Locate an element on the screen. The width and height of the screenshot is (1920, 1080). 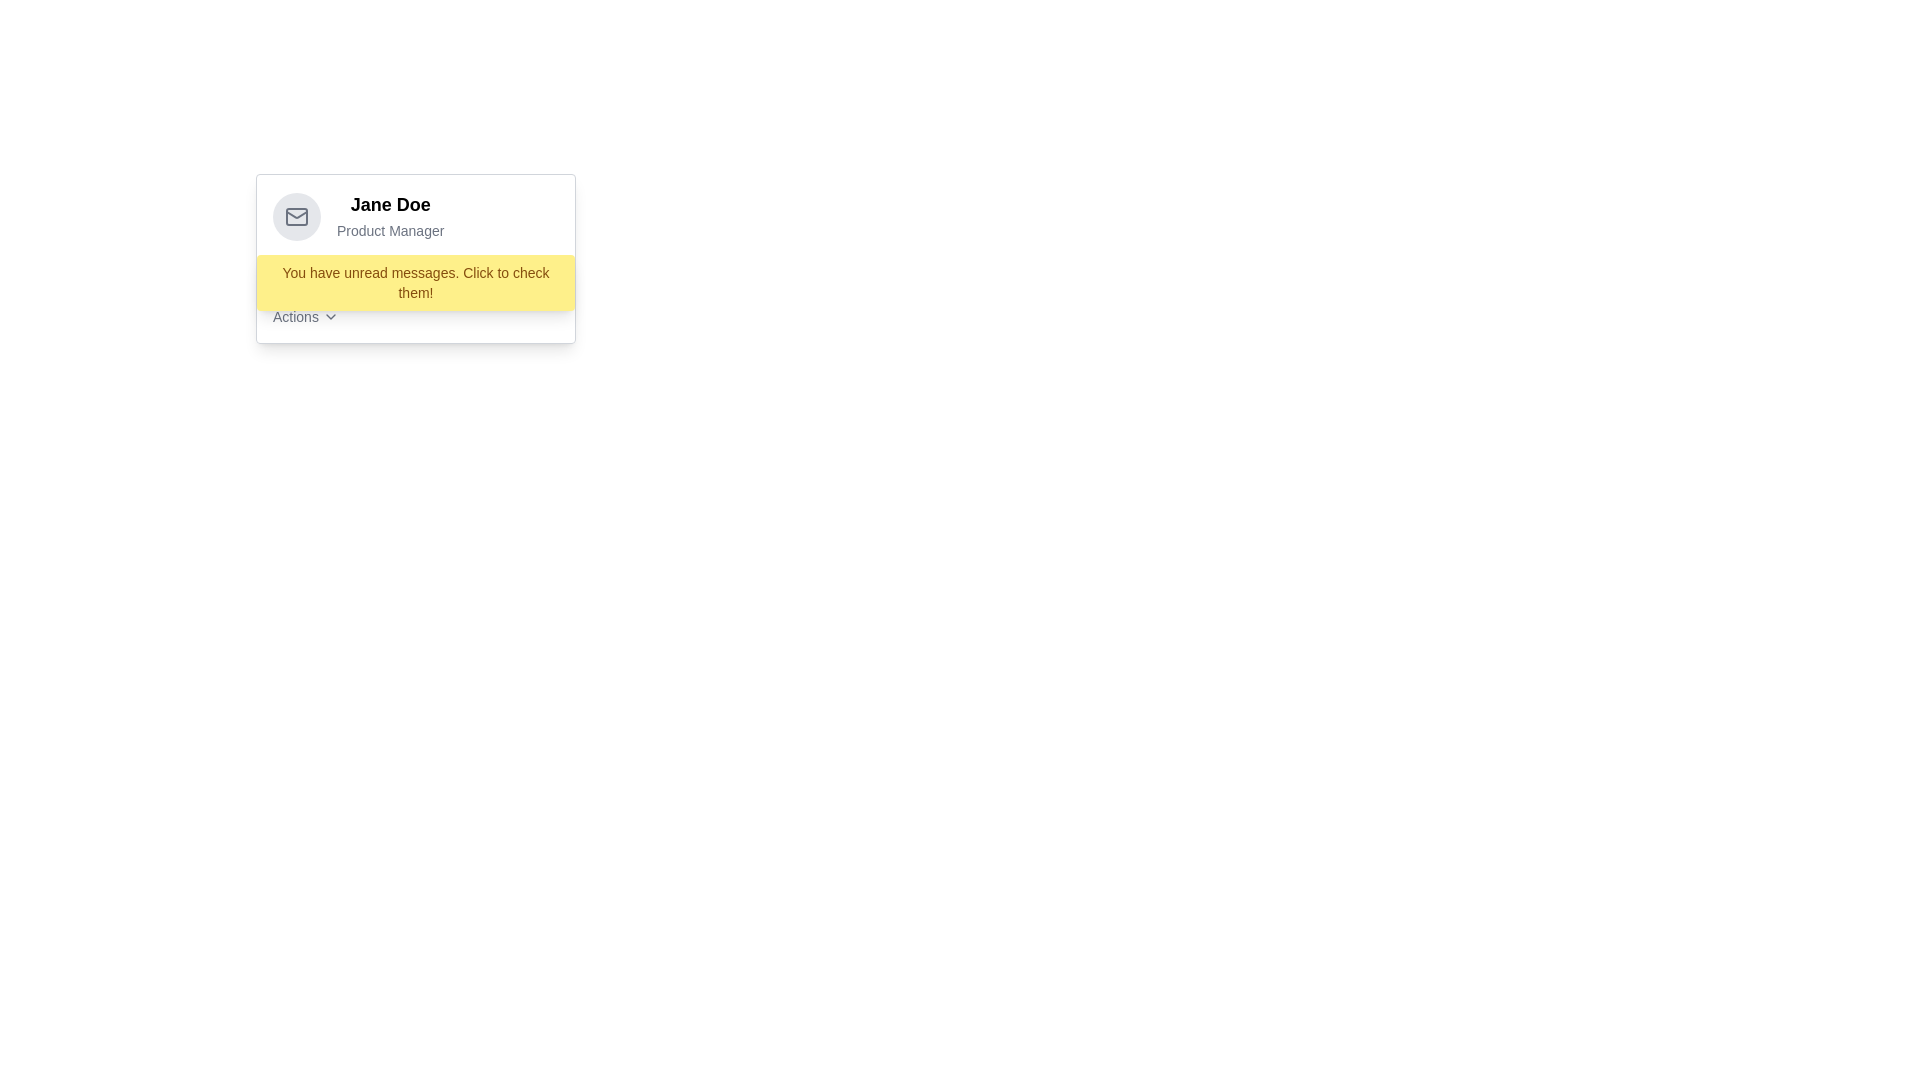
the Text Display element that shows 'Jane Doe' and 'Product Manager', located to the right of the email icon in a card layout is located at coordinates (390, 216).